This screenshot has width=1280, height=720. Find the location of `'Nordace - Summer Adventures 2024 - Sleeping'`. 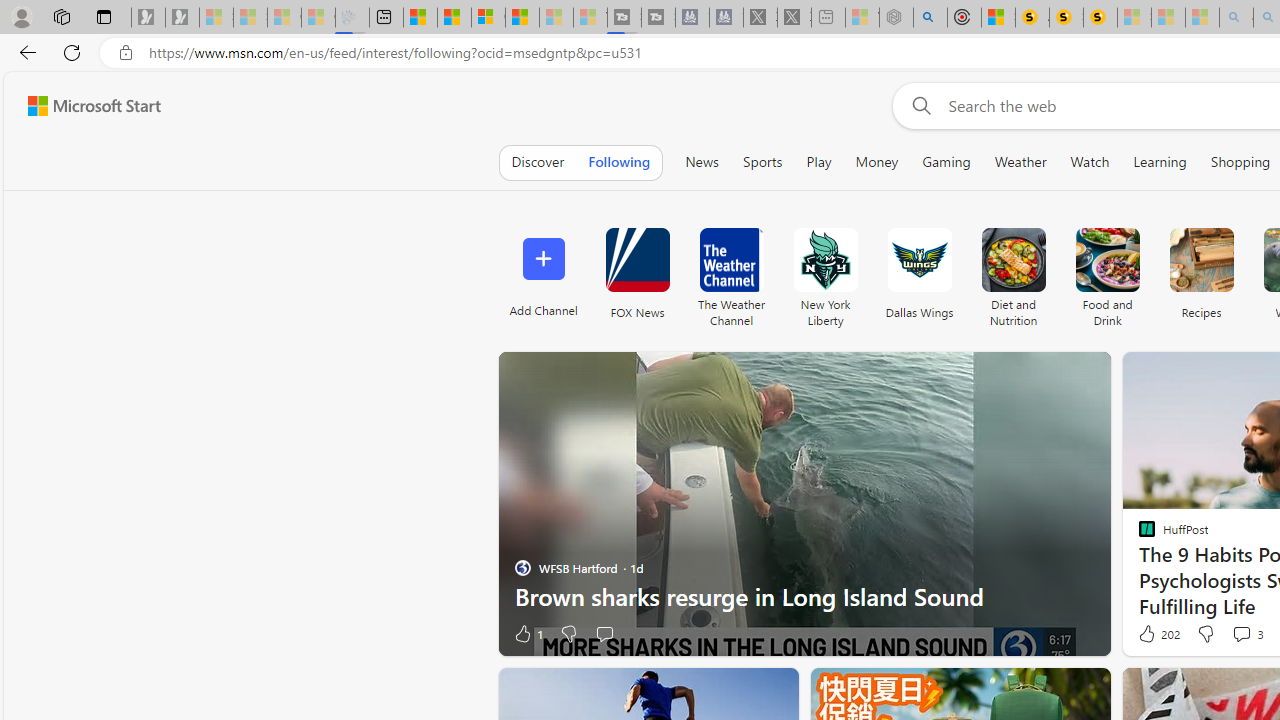

'Nordace - Summer Adventures 2024 - Sleeping' is located at coordinates (895, 17).